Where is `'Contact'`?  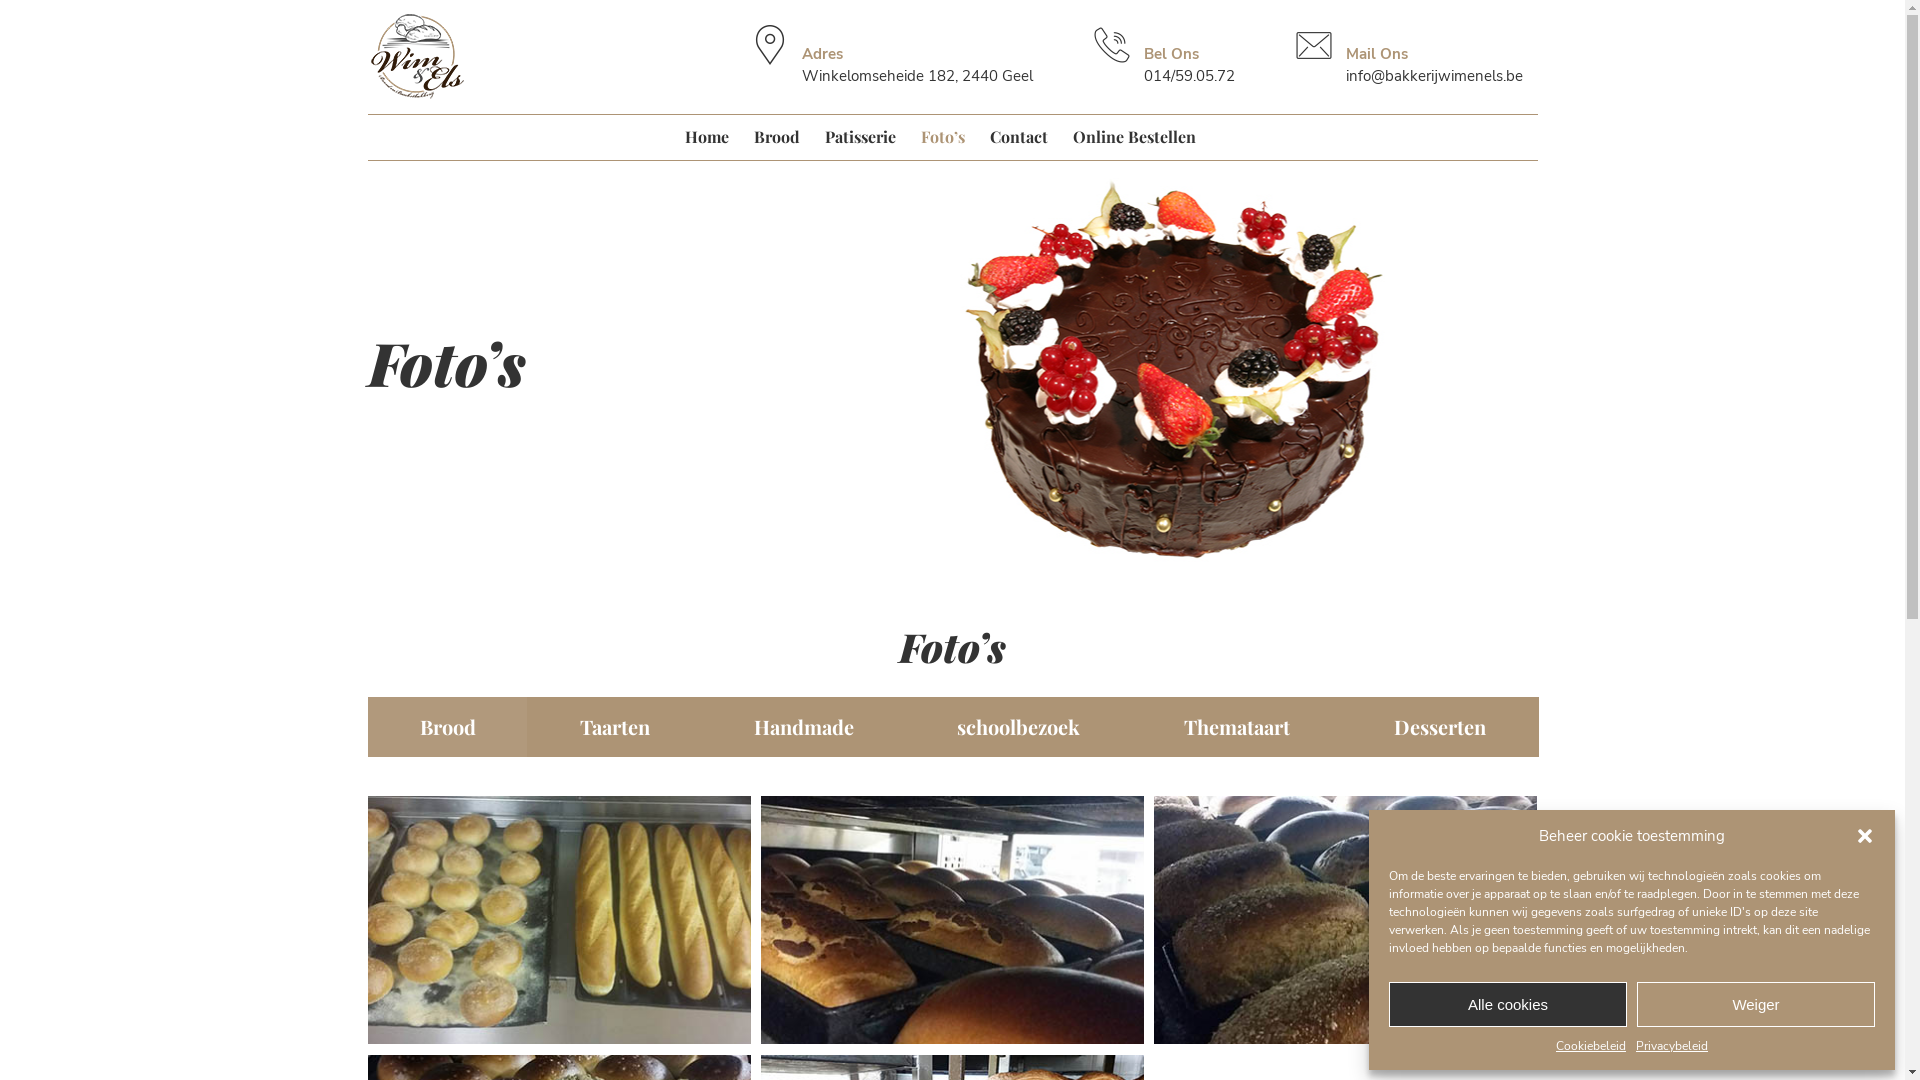
'Contact' is located at coordinates (1018, 135).